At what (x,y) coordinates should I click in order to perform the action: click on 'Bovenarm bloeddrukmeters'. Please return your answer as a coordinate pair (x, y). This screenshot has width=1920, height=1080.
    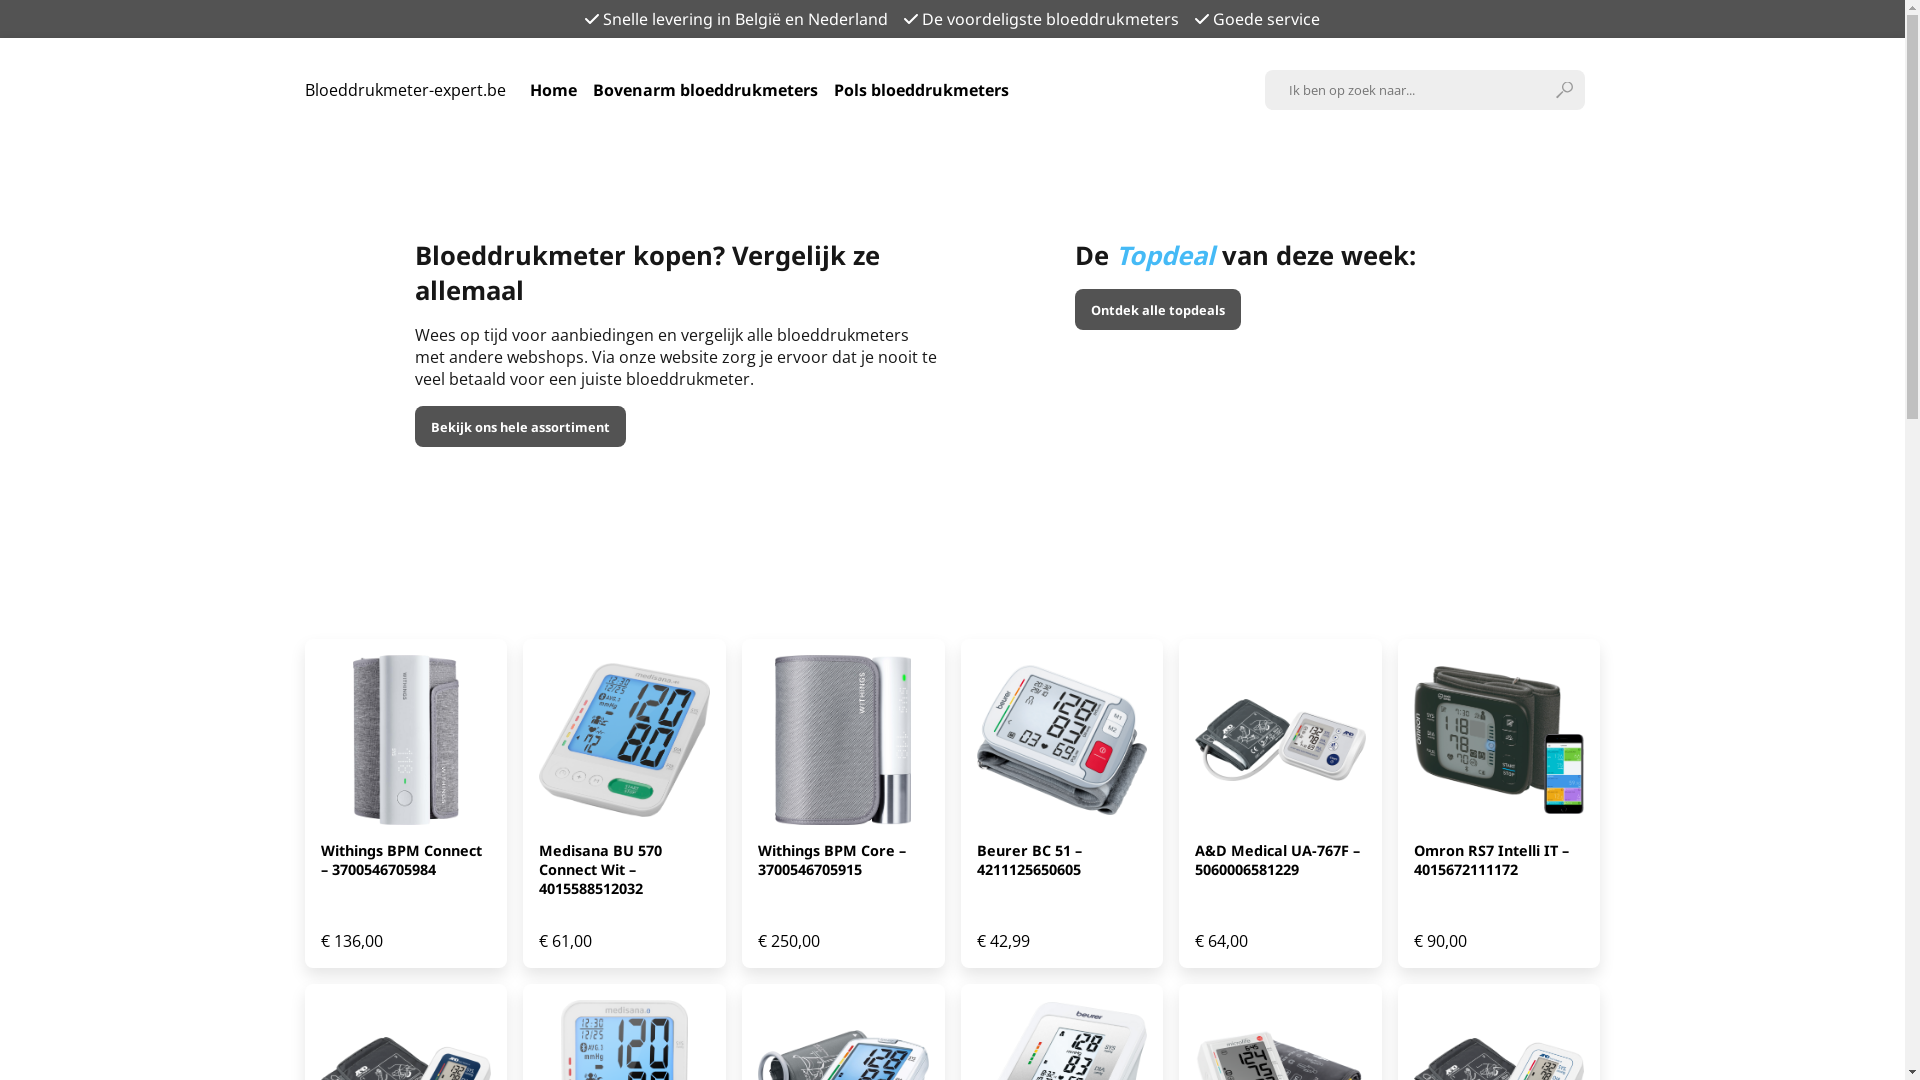
    Looking at the image, I should click on (590, 88).